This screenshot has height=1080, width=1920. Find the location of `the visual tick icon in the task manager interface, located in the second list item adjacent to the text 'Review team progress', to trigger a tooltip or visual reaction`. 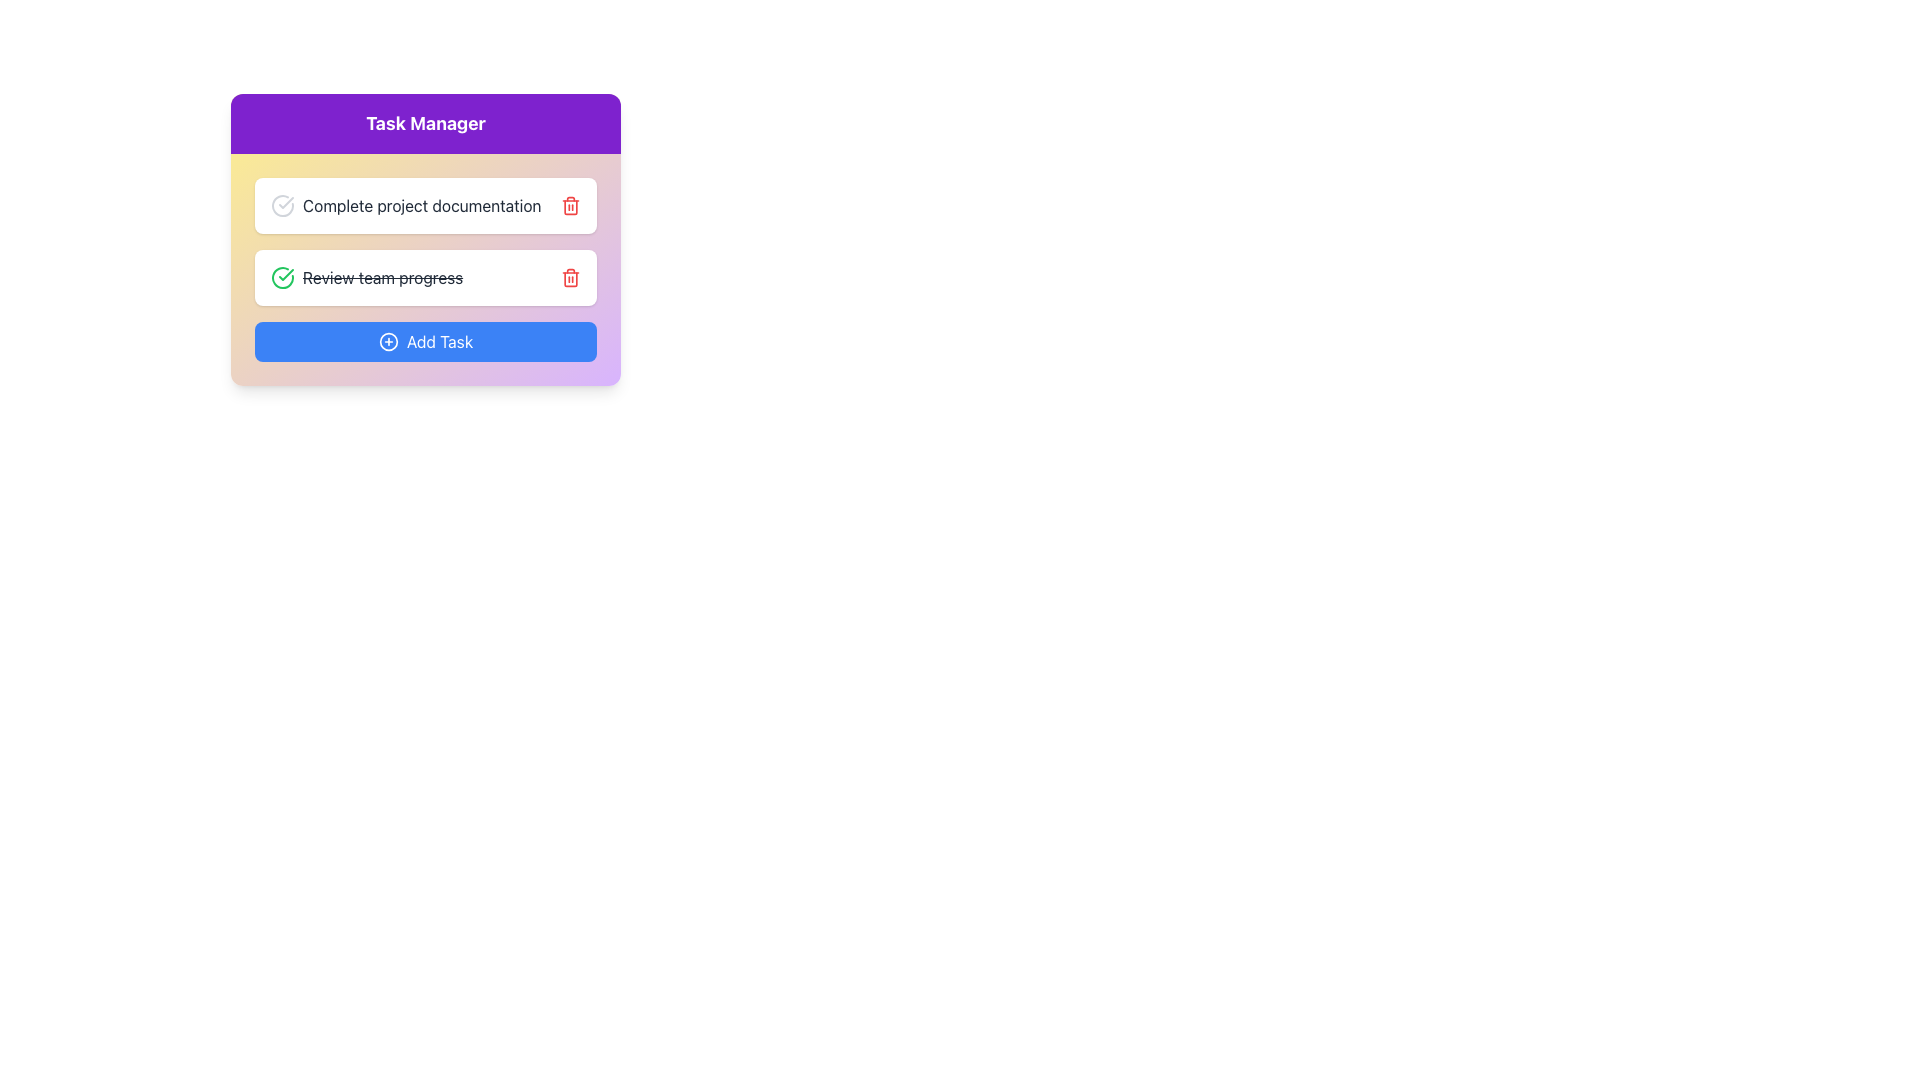

the visual tick icon in the task manager interface, located in the second list item adjacent to the text 'Review team progress', to trigger a tooltip or visual reaction is located at coordinates (285, 274).